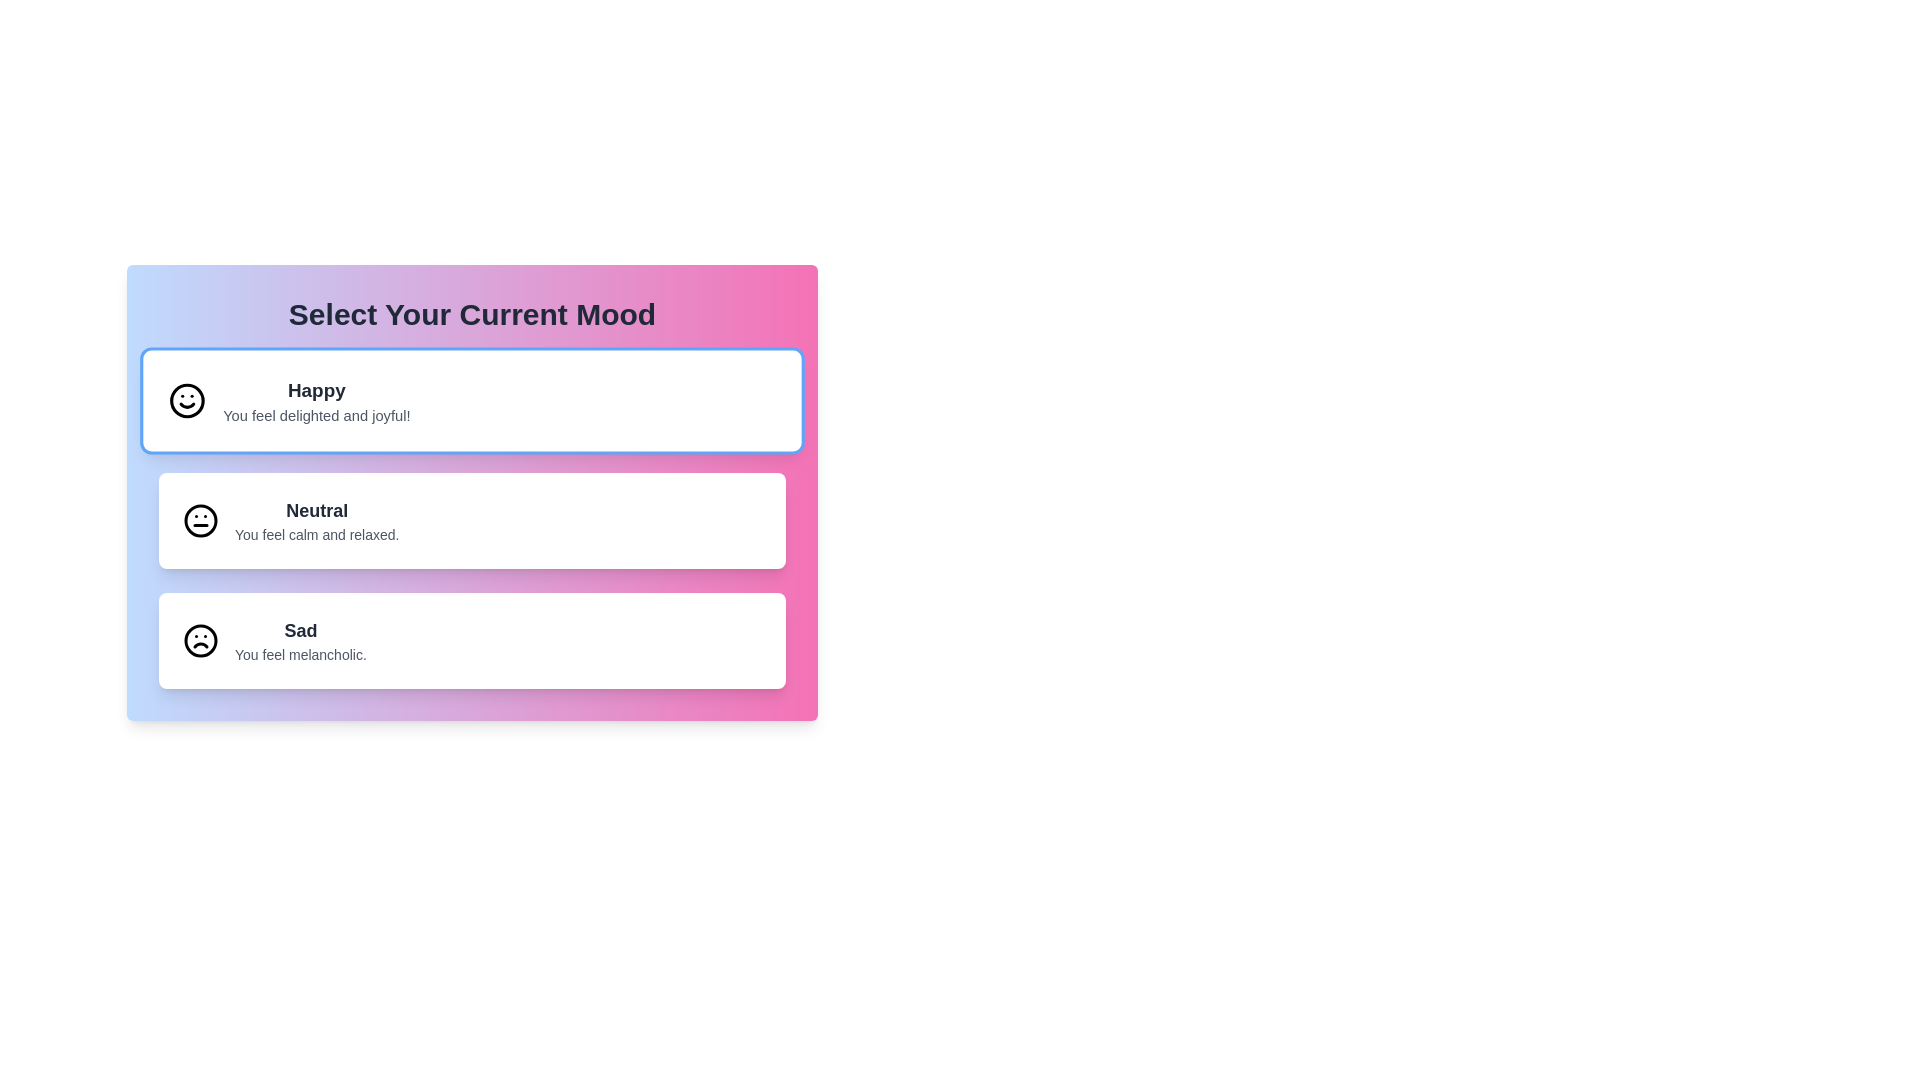 The height and width of the screenshot is (1080, 1920). What do you see at coordinates (315, 414) in the screenshot?
I see `the text element displaying 'You feel delighted and joyful!' which is located beneath the title 'Happy' in the mood selection card` at bounding box center [315, 414].